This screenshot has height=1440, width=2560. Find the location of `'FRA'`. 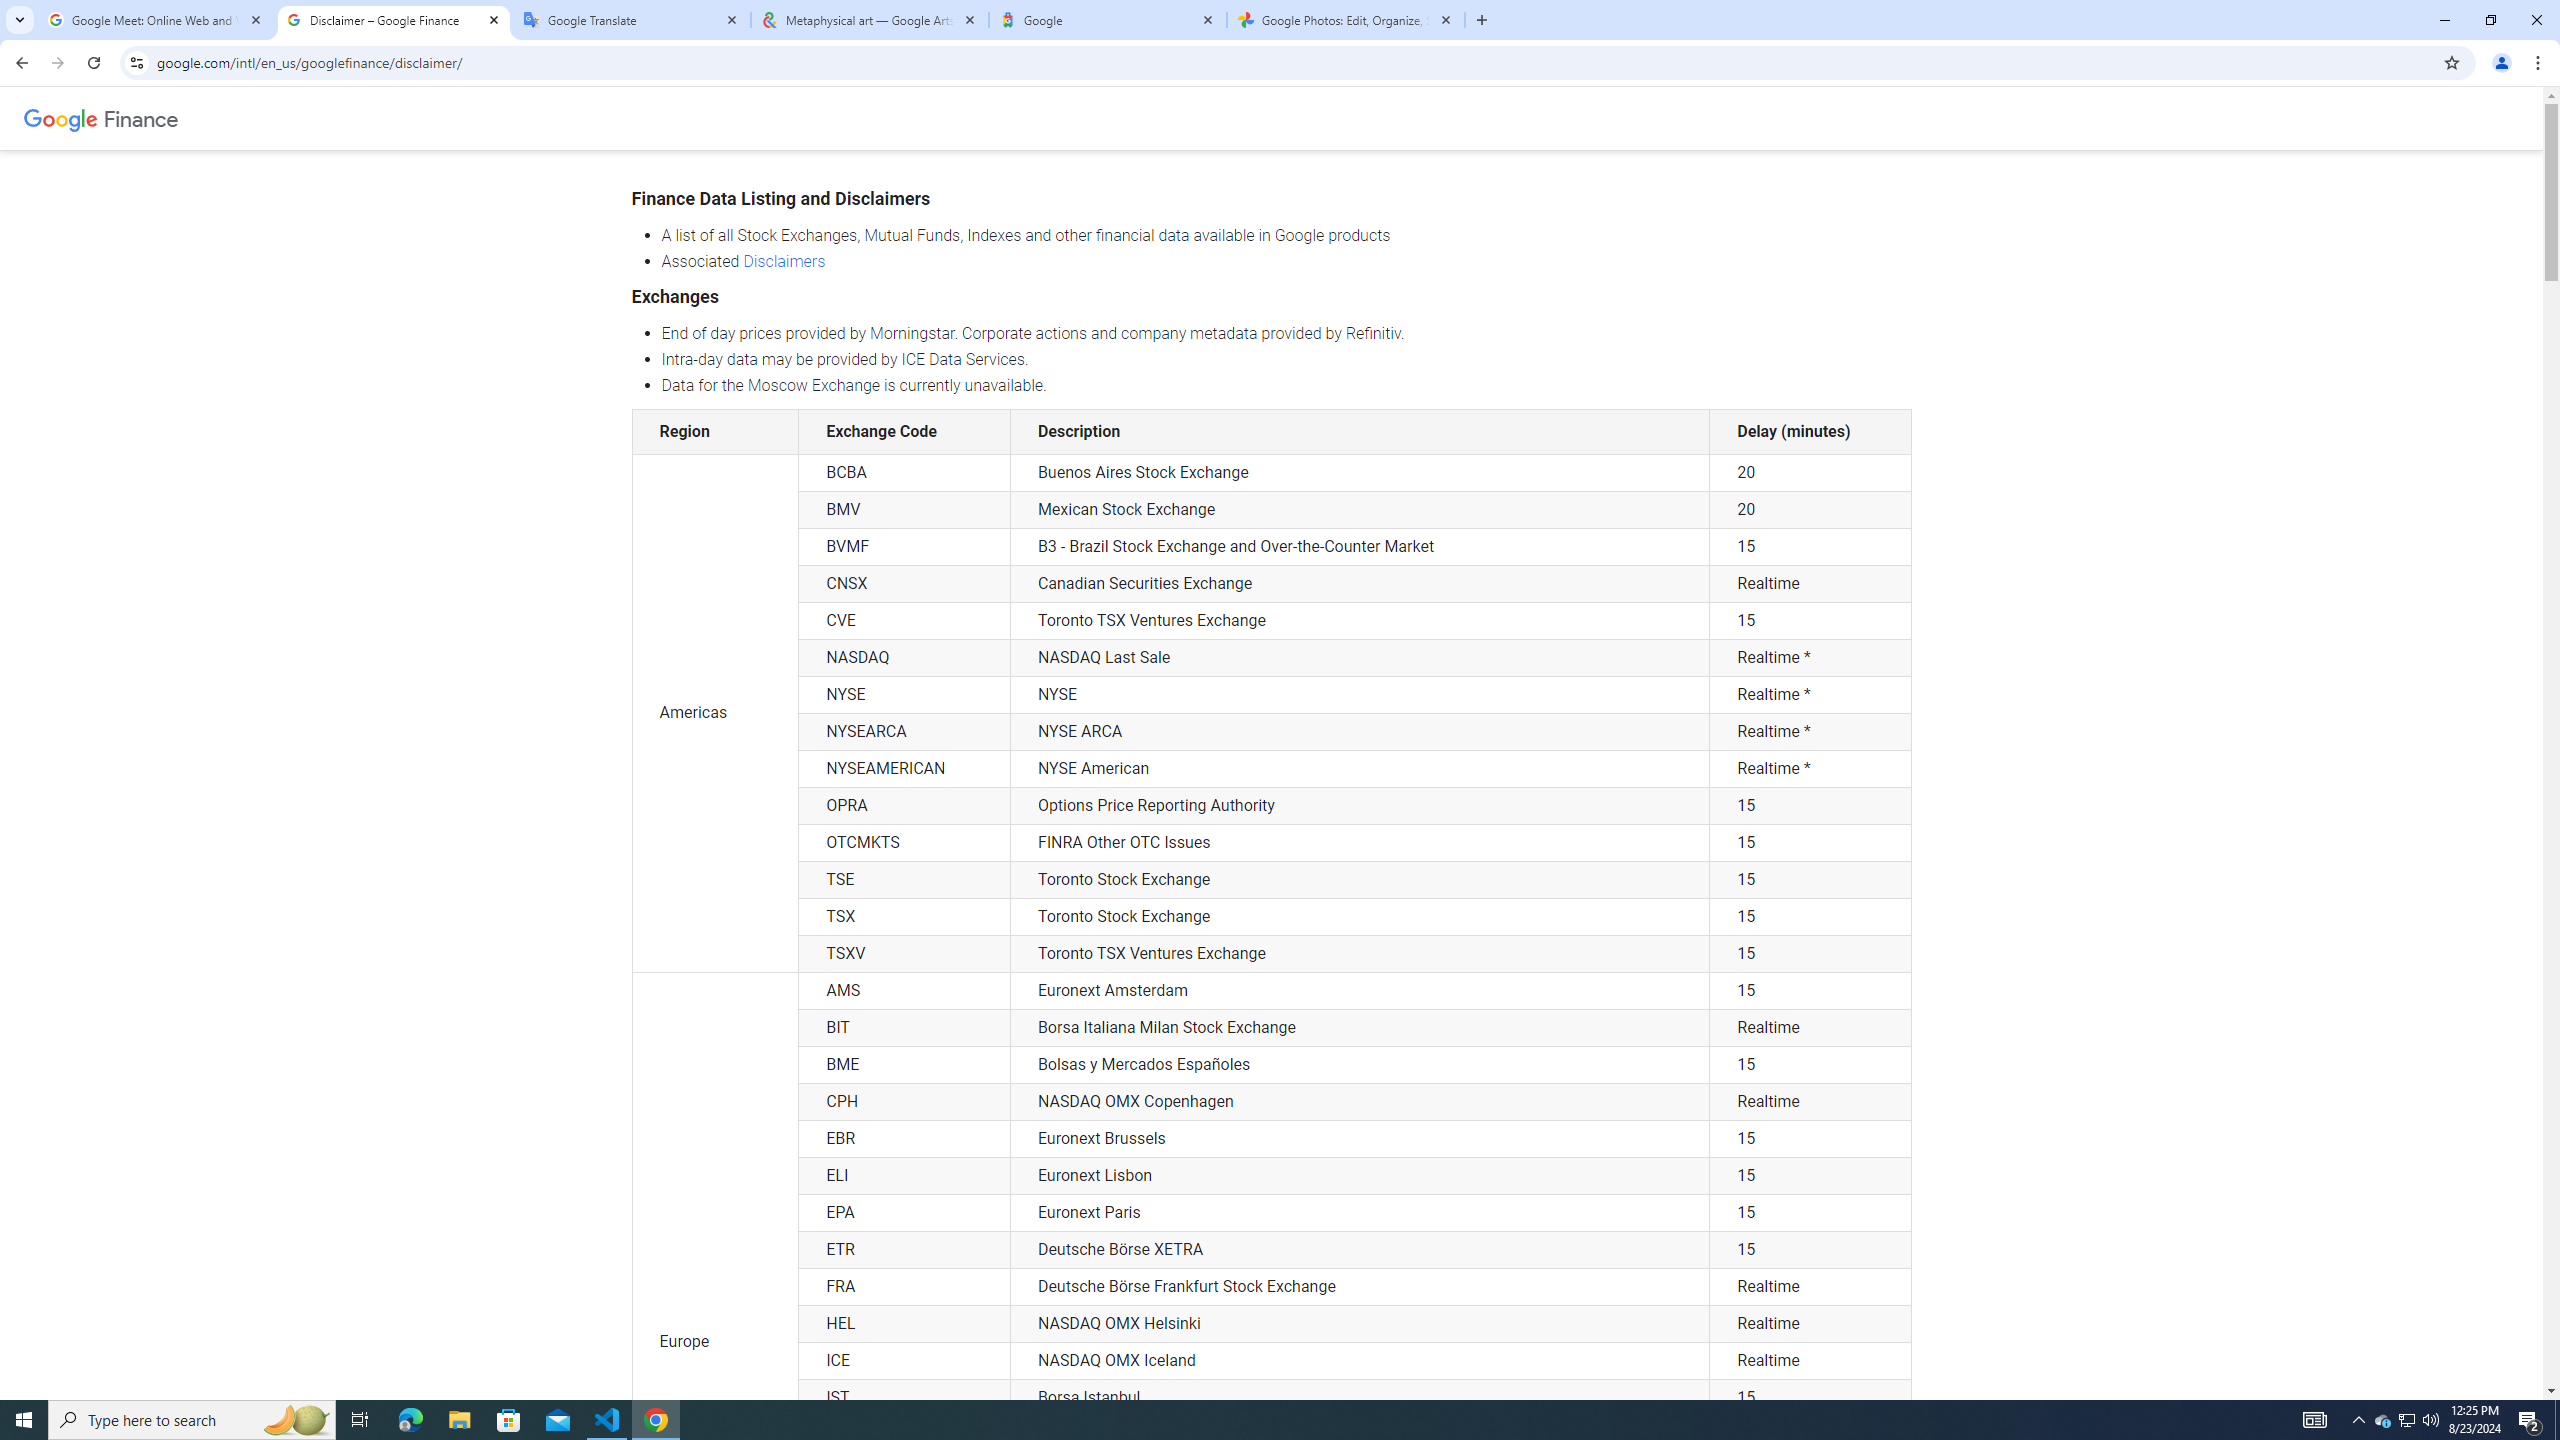

'FRA' is located at coordinates (904, 1286).